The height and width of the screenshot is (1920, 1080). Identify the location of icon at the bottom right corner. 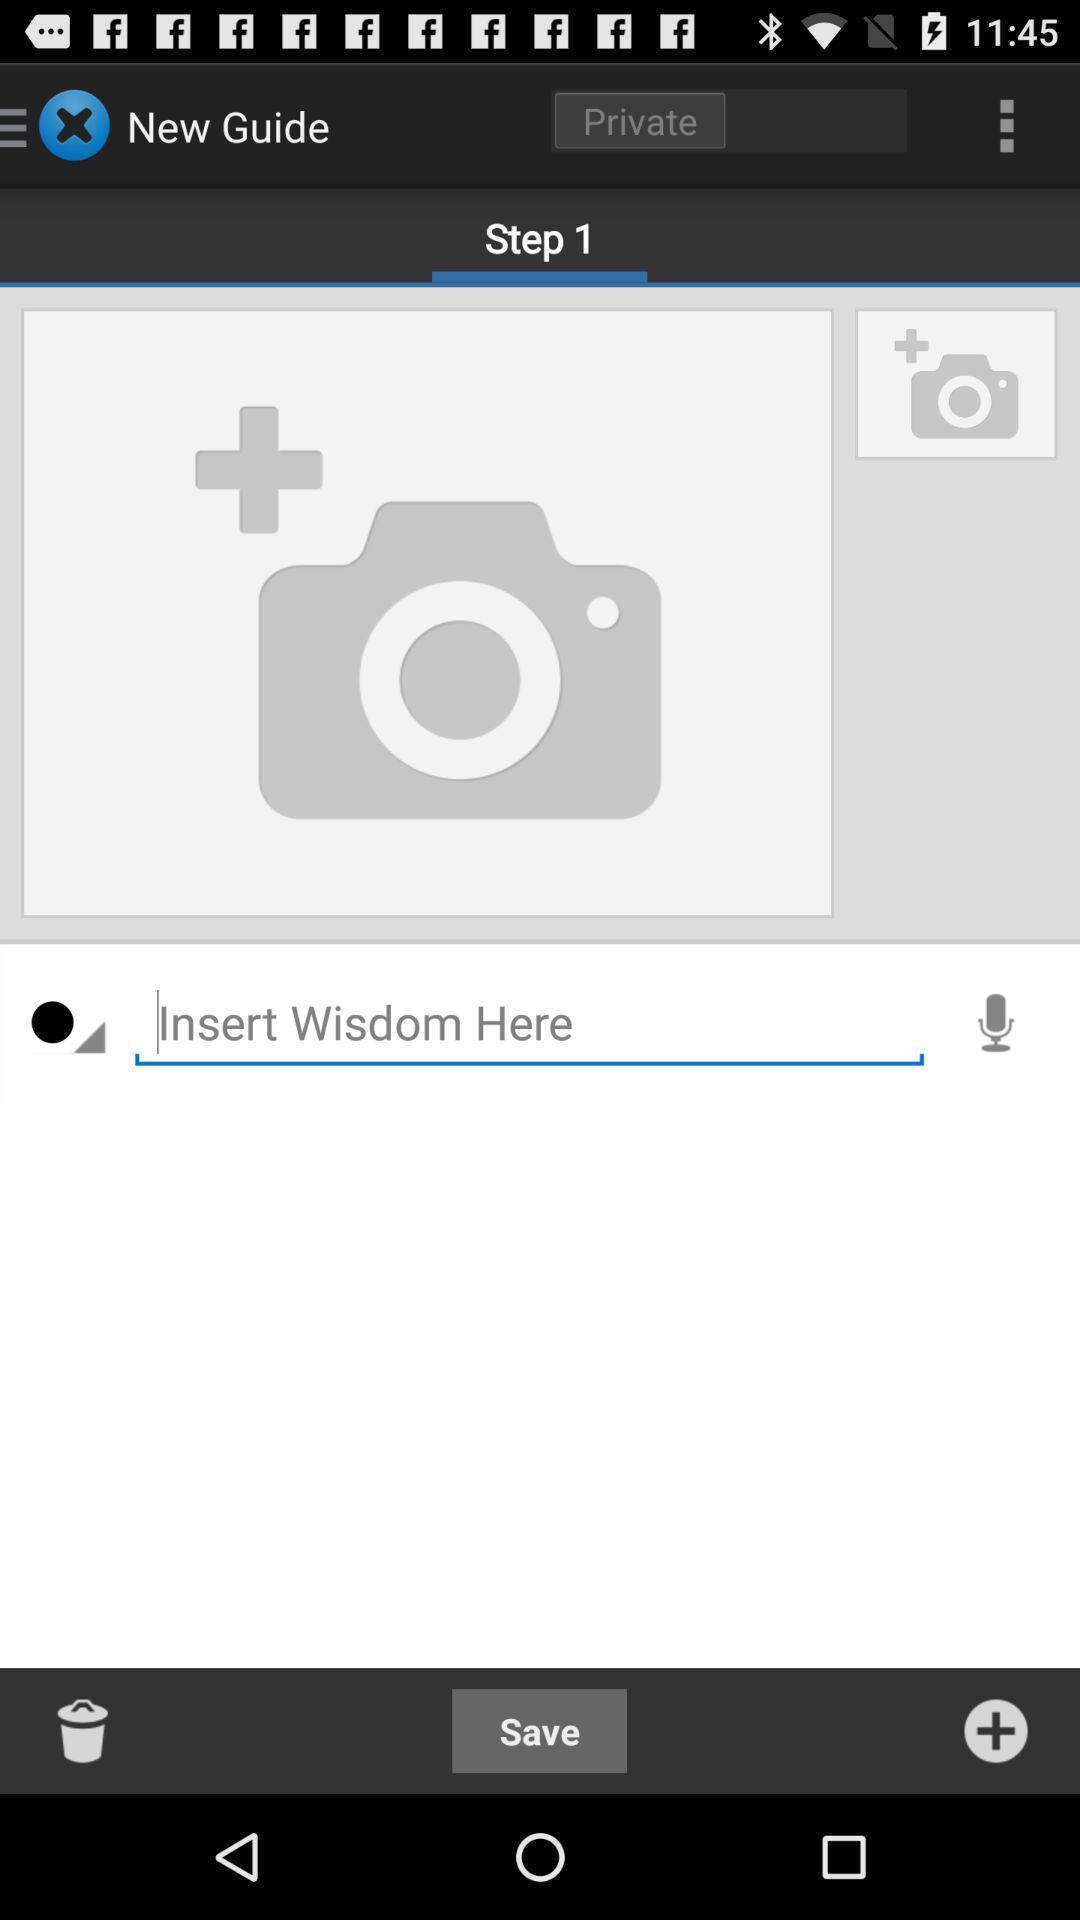
(995, 1730).